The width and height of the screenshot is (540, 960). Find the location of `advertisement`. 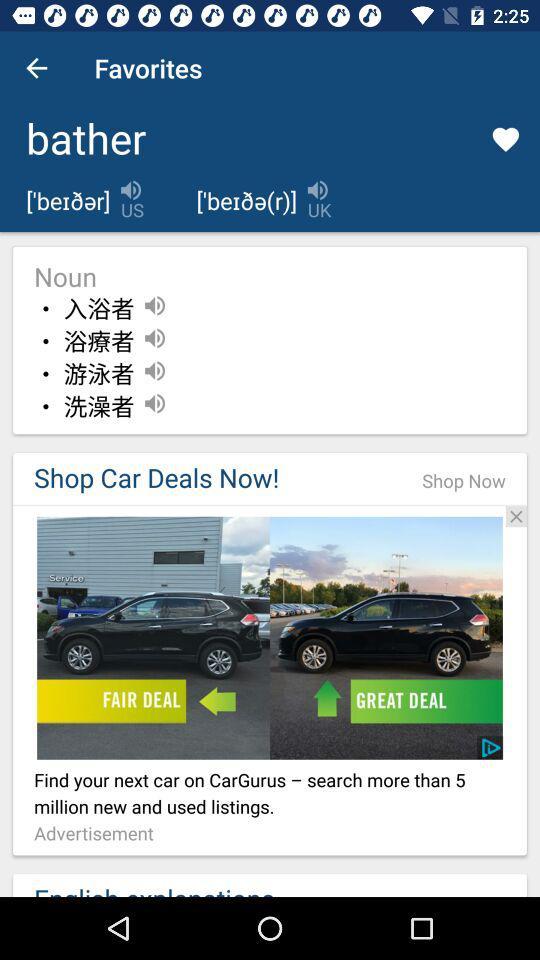

advertisement is located at coordinates (270, 504).